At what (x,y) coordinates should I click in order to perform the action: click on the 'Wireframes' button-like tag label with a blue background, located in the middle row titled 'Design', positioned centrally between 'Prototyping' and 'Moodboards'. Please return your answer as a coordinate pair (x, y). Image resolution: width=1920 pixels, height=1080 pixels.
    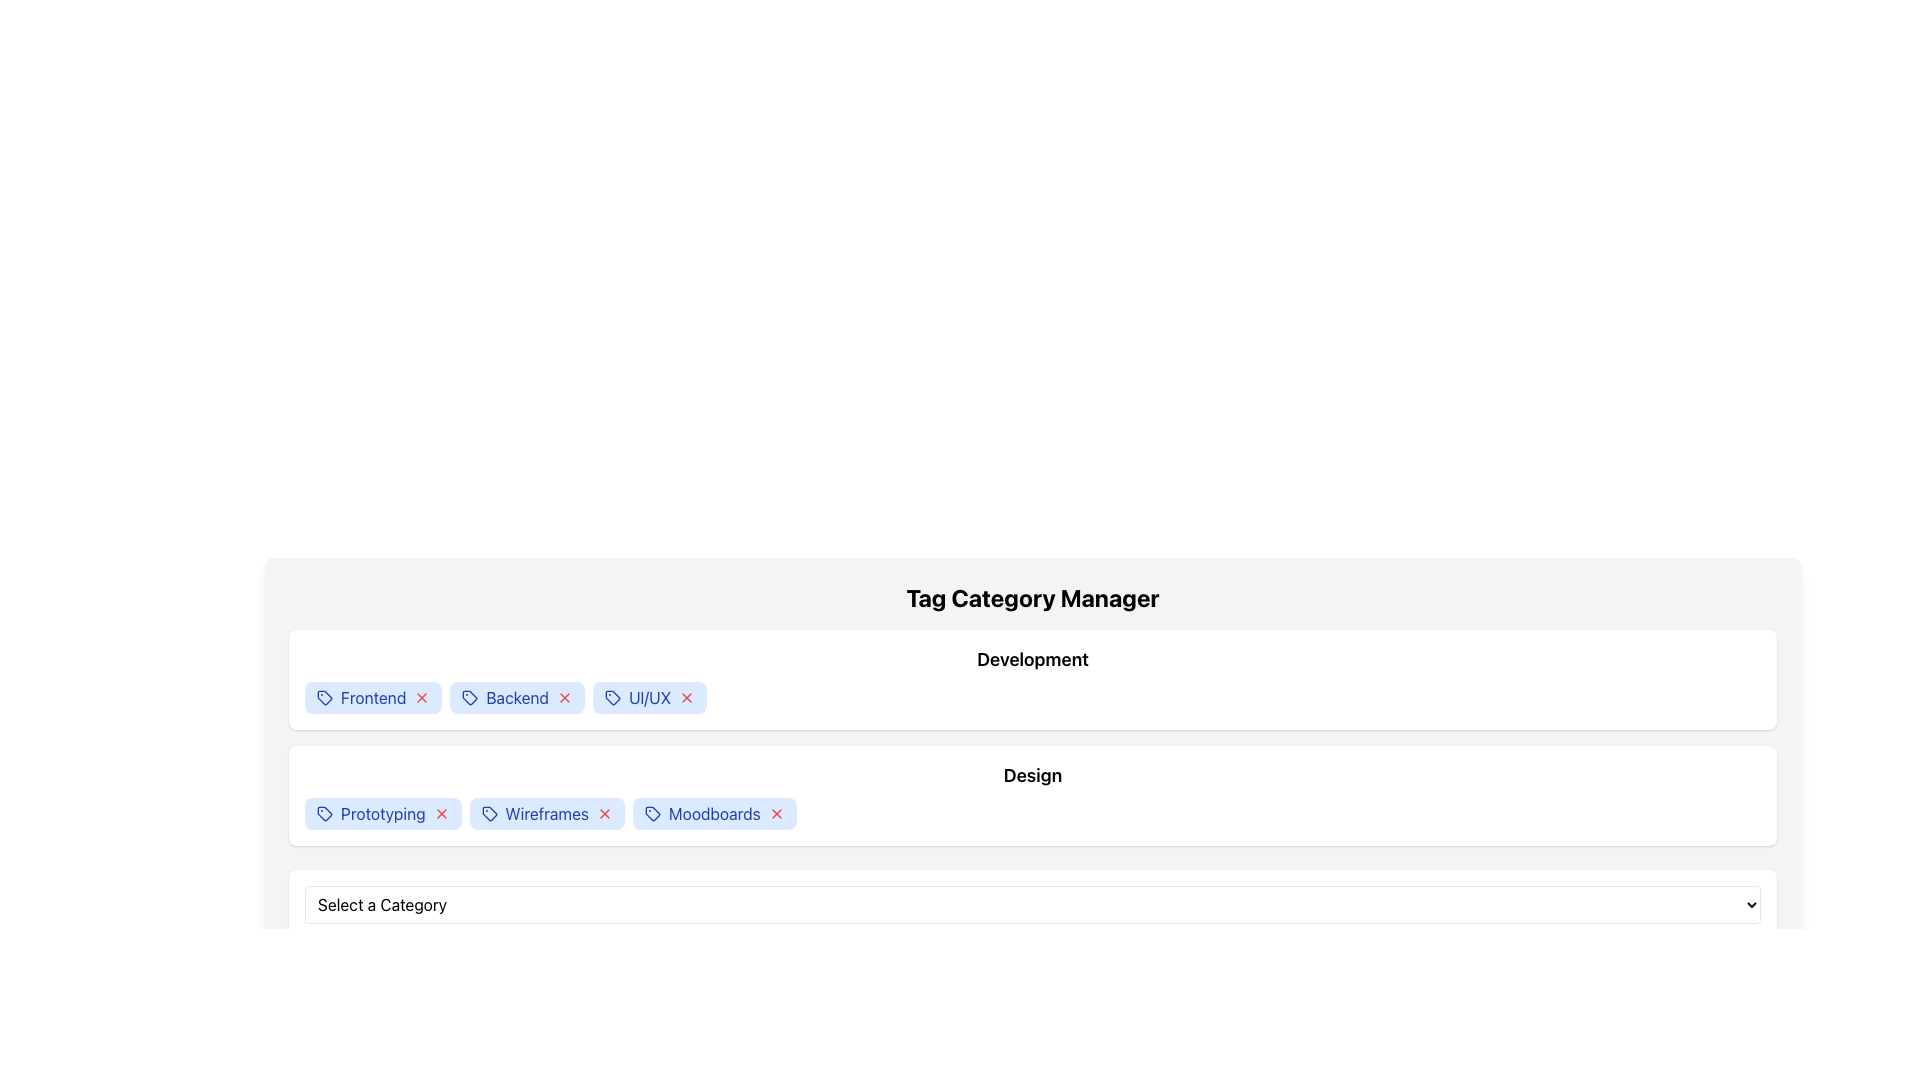
    Looking at the image, I should click on (547, 813).